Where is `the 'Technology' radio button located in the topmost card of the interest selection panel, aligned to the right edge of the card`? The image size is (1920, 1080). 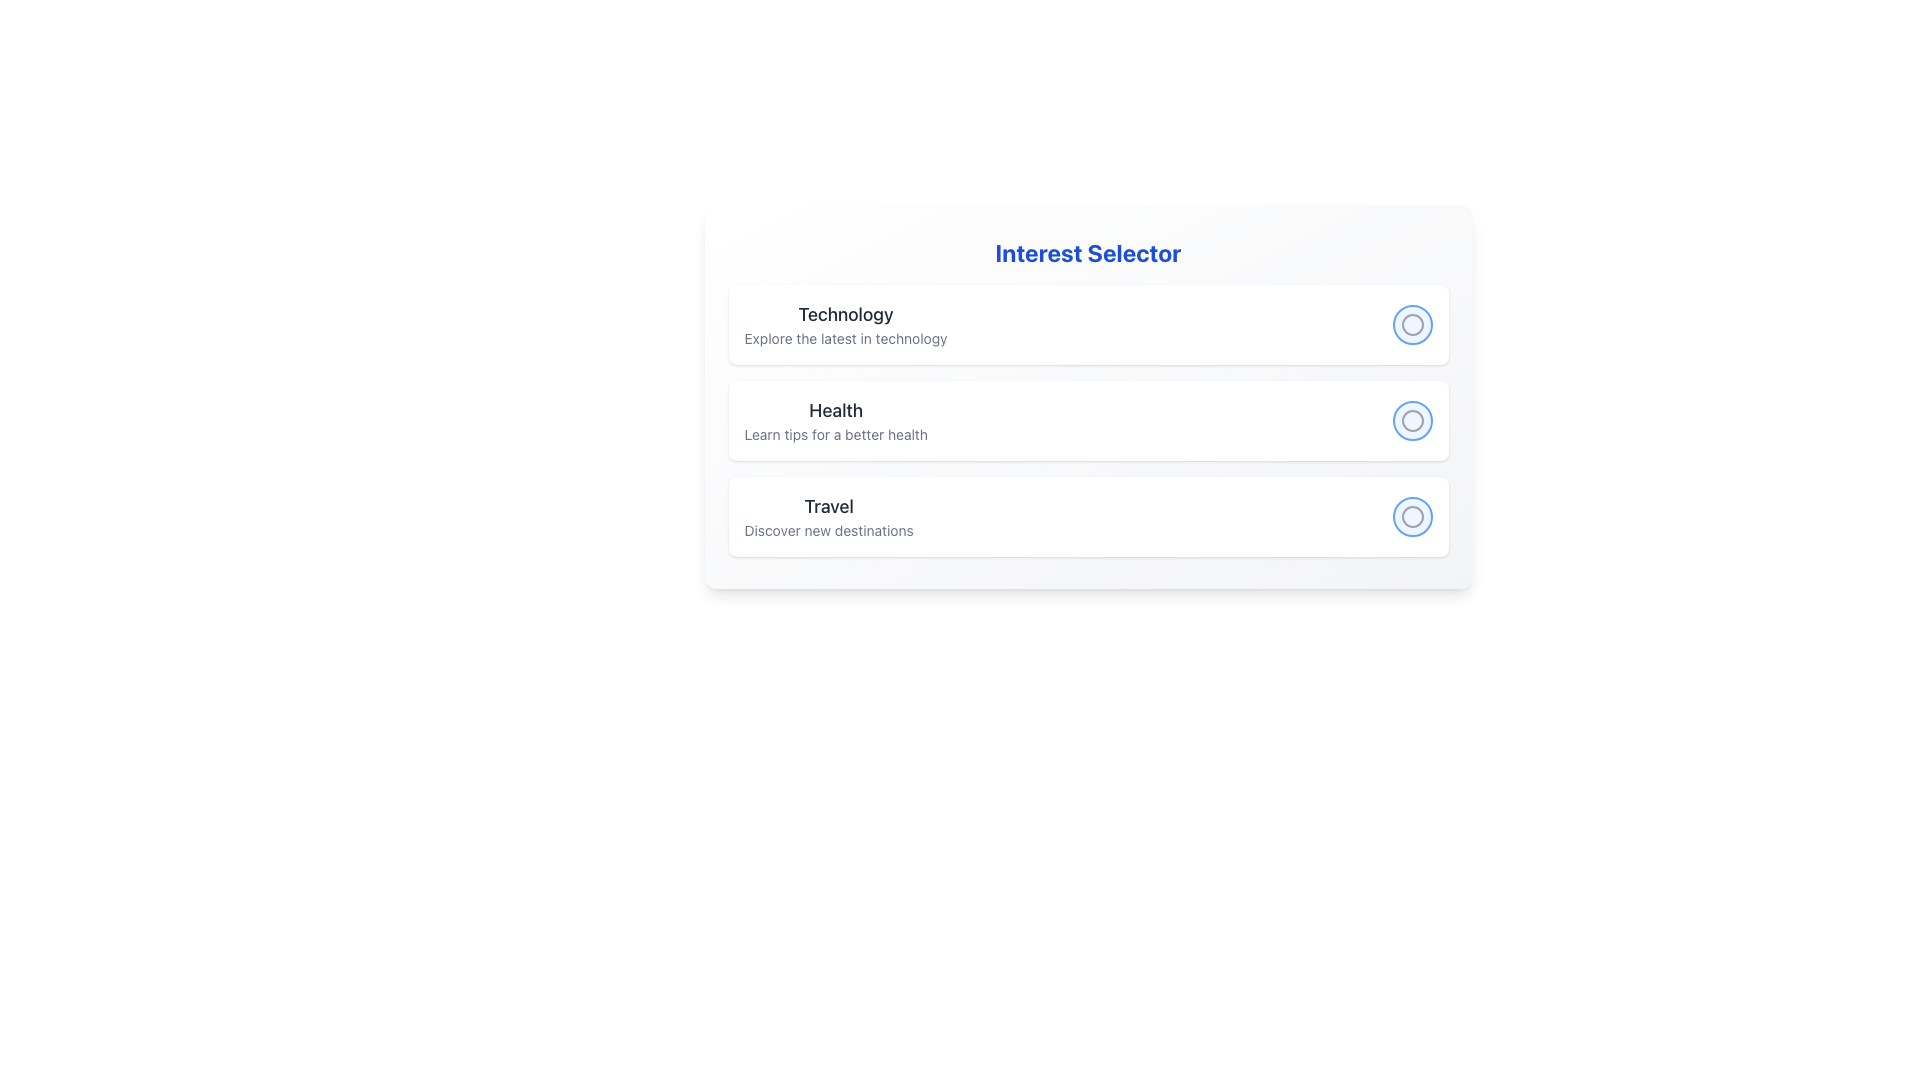 the 'Technology' radio button located in the topmost card of the interest selection panel, aligned to the right edge of the card is located at coordinates (1411, 323).